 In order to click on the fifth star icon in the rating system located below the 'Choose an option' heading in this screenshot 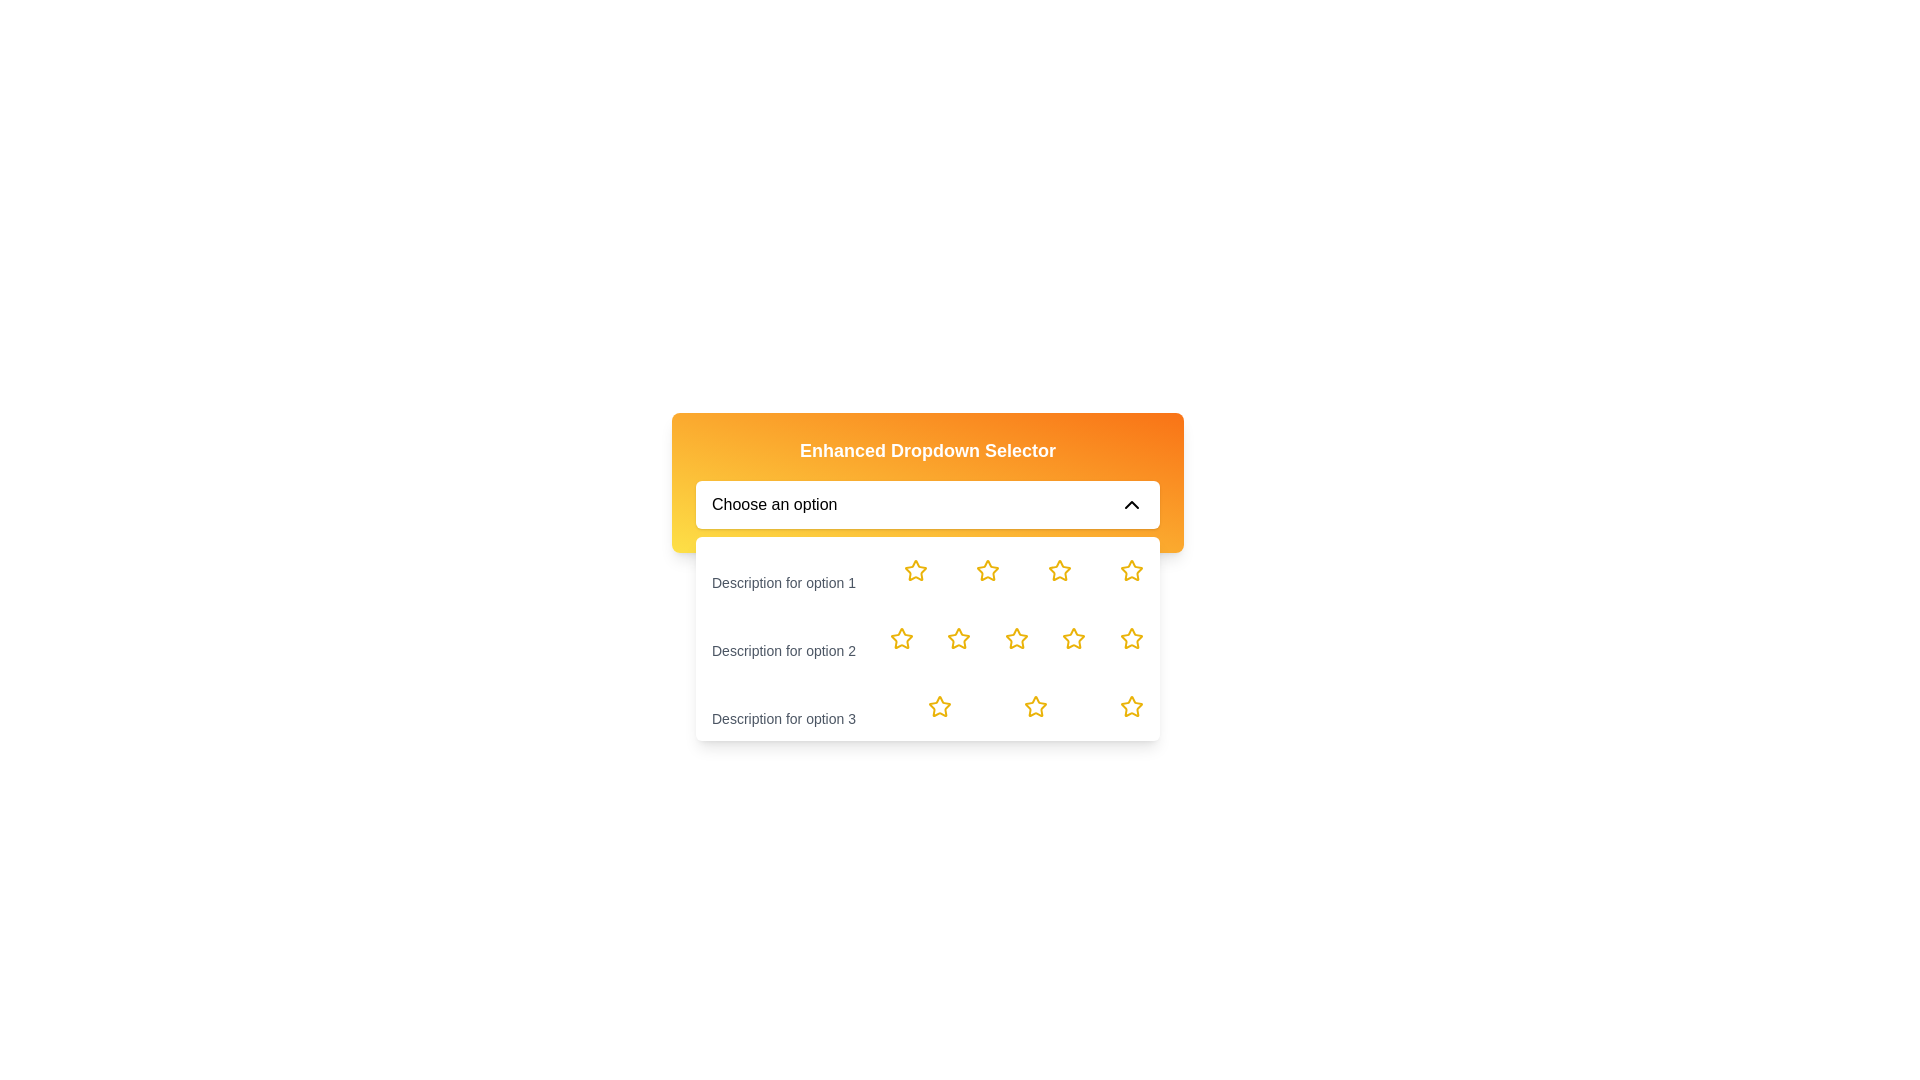, I will do `click(1132, 705)`.